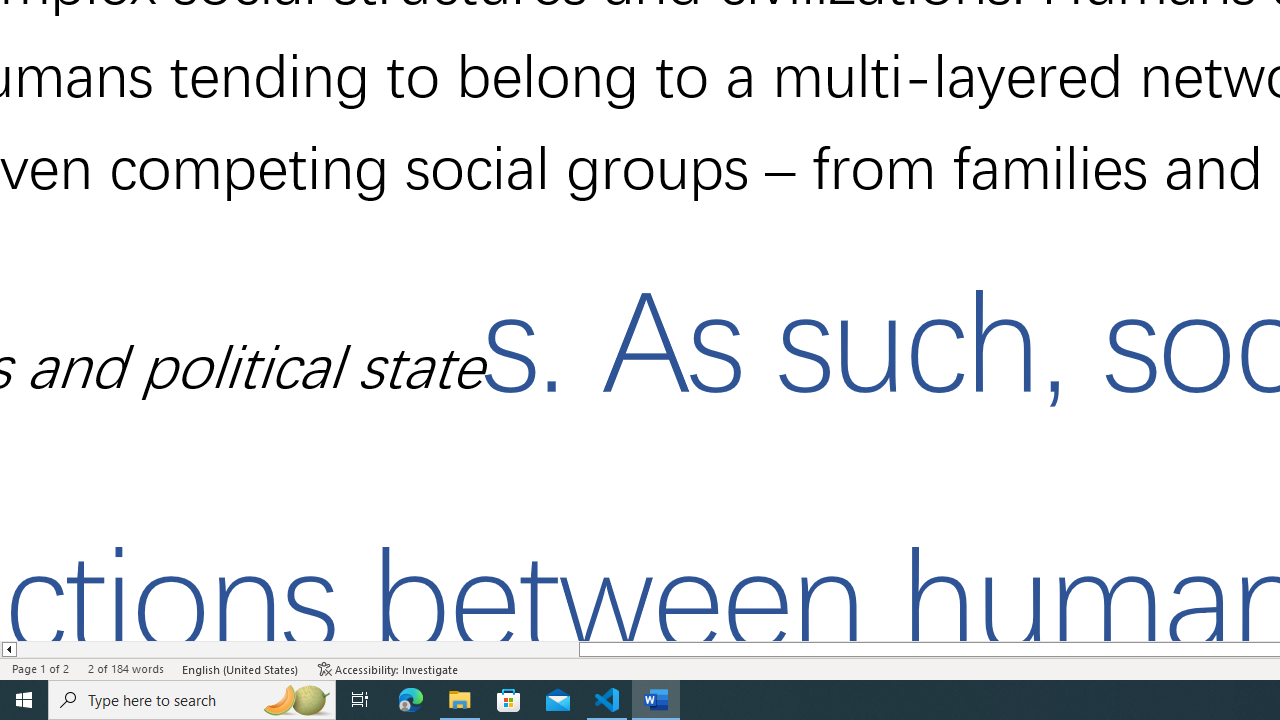  Describe the element at coordinates (240, 669) in the screenshot. I see `'Language English (United States)'` at that location.